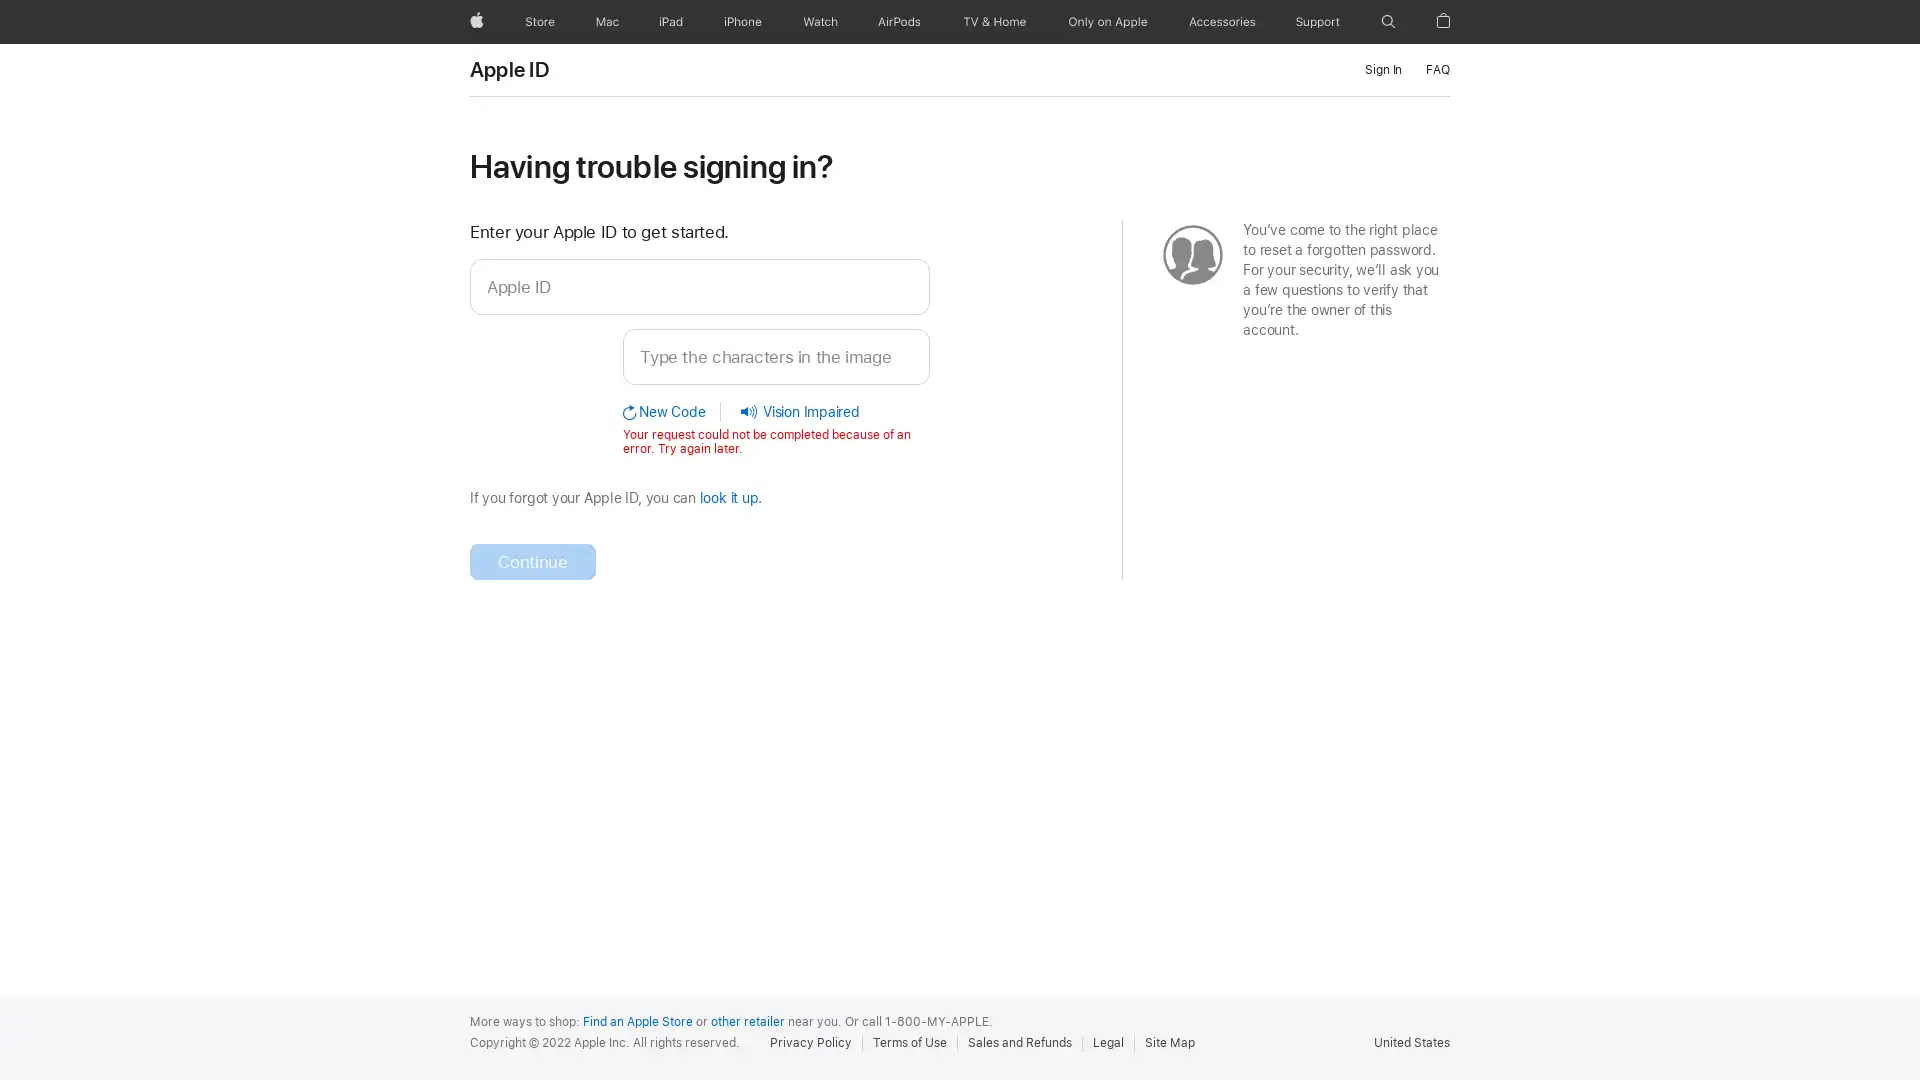 Image resolution: width=1920 pixels, height=1080 pixels. I want to click on New Code, so click(672, 410).